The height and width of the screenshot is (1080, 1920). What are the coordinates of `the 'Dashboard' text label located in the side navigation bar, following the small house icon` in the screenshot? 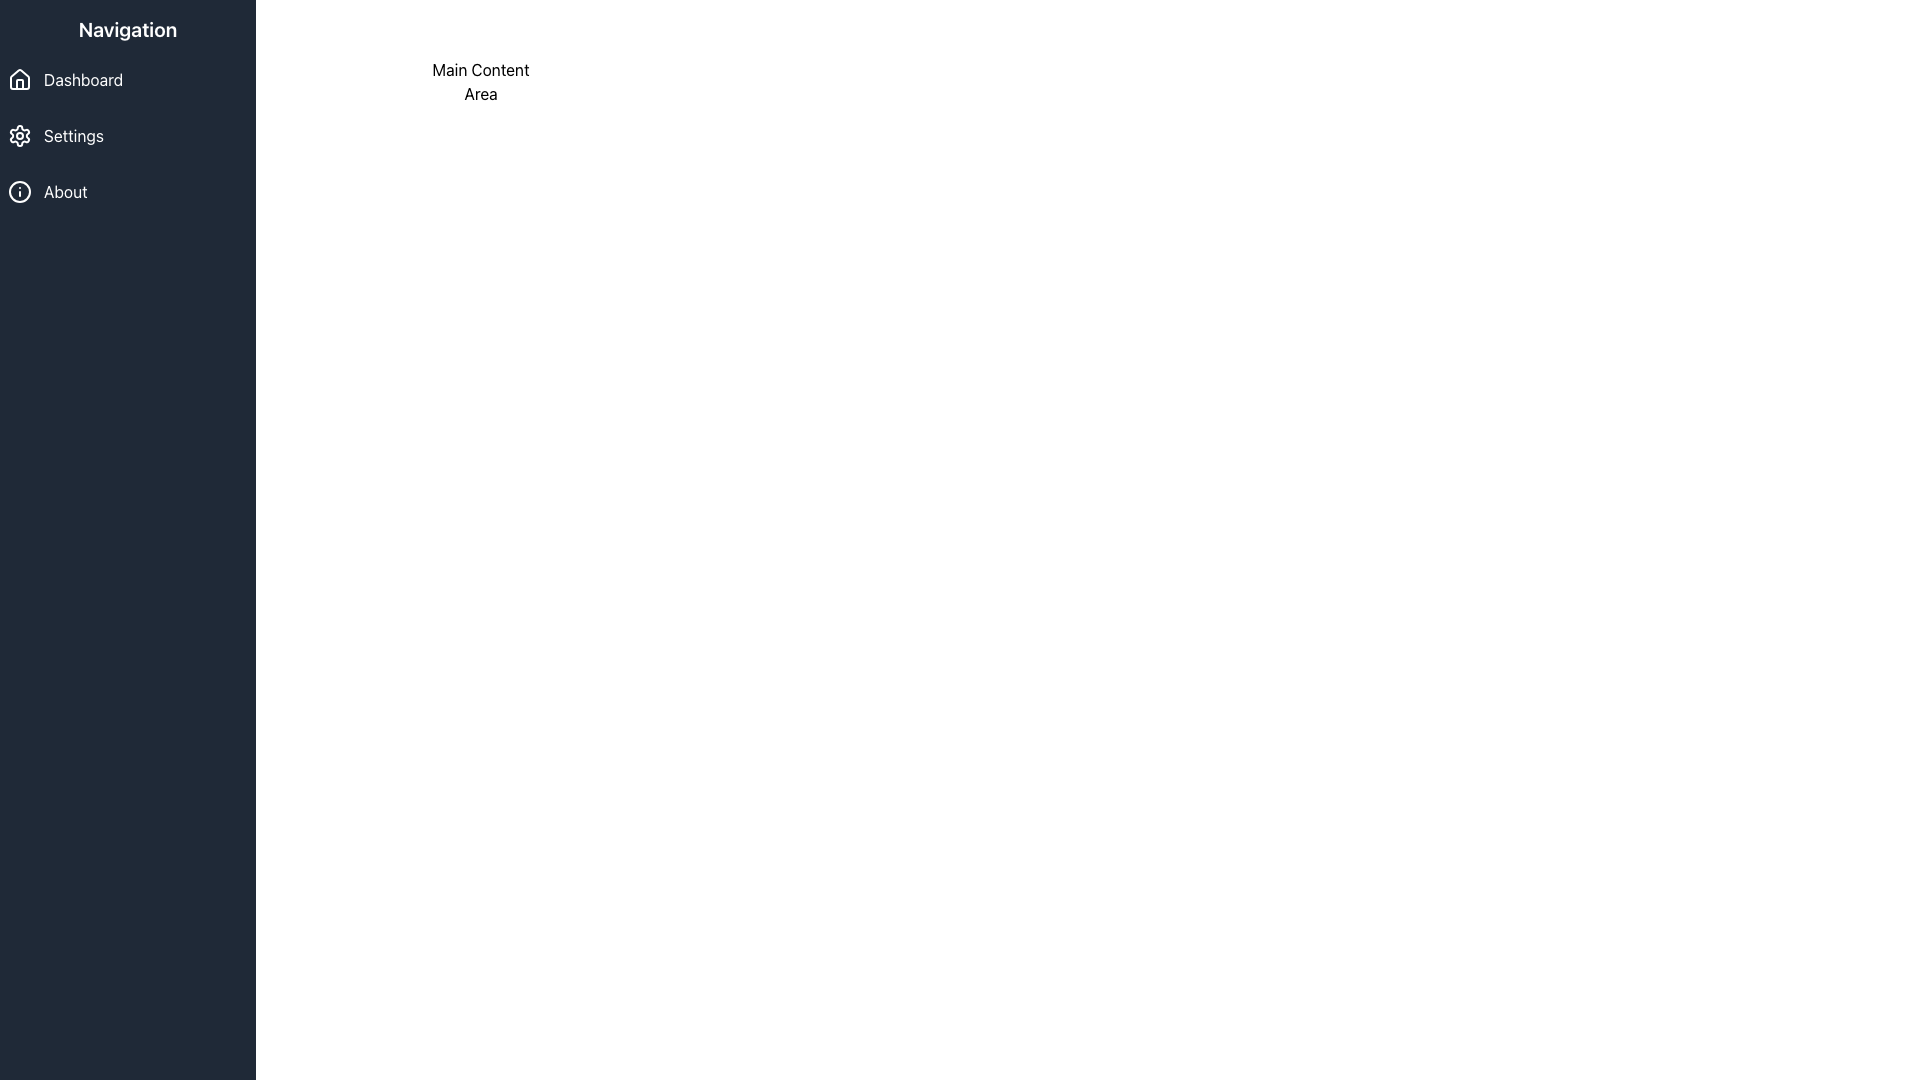 It's located at (82, 79).